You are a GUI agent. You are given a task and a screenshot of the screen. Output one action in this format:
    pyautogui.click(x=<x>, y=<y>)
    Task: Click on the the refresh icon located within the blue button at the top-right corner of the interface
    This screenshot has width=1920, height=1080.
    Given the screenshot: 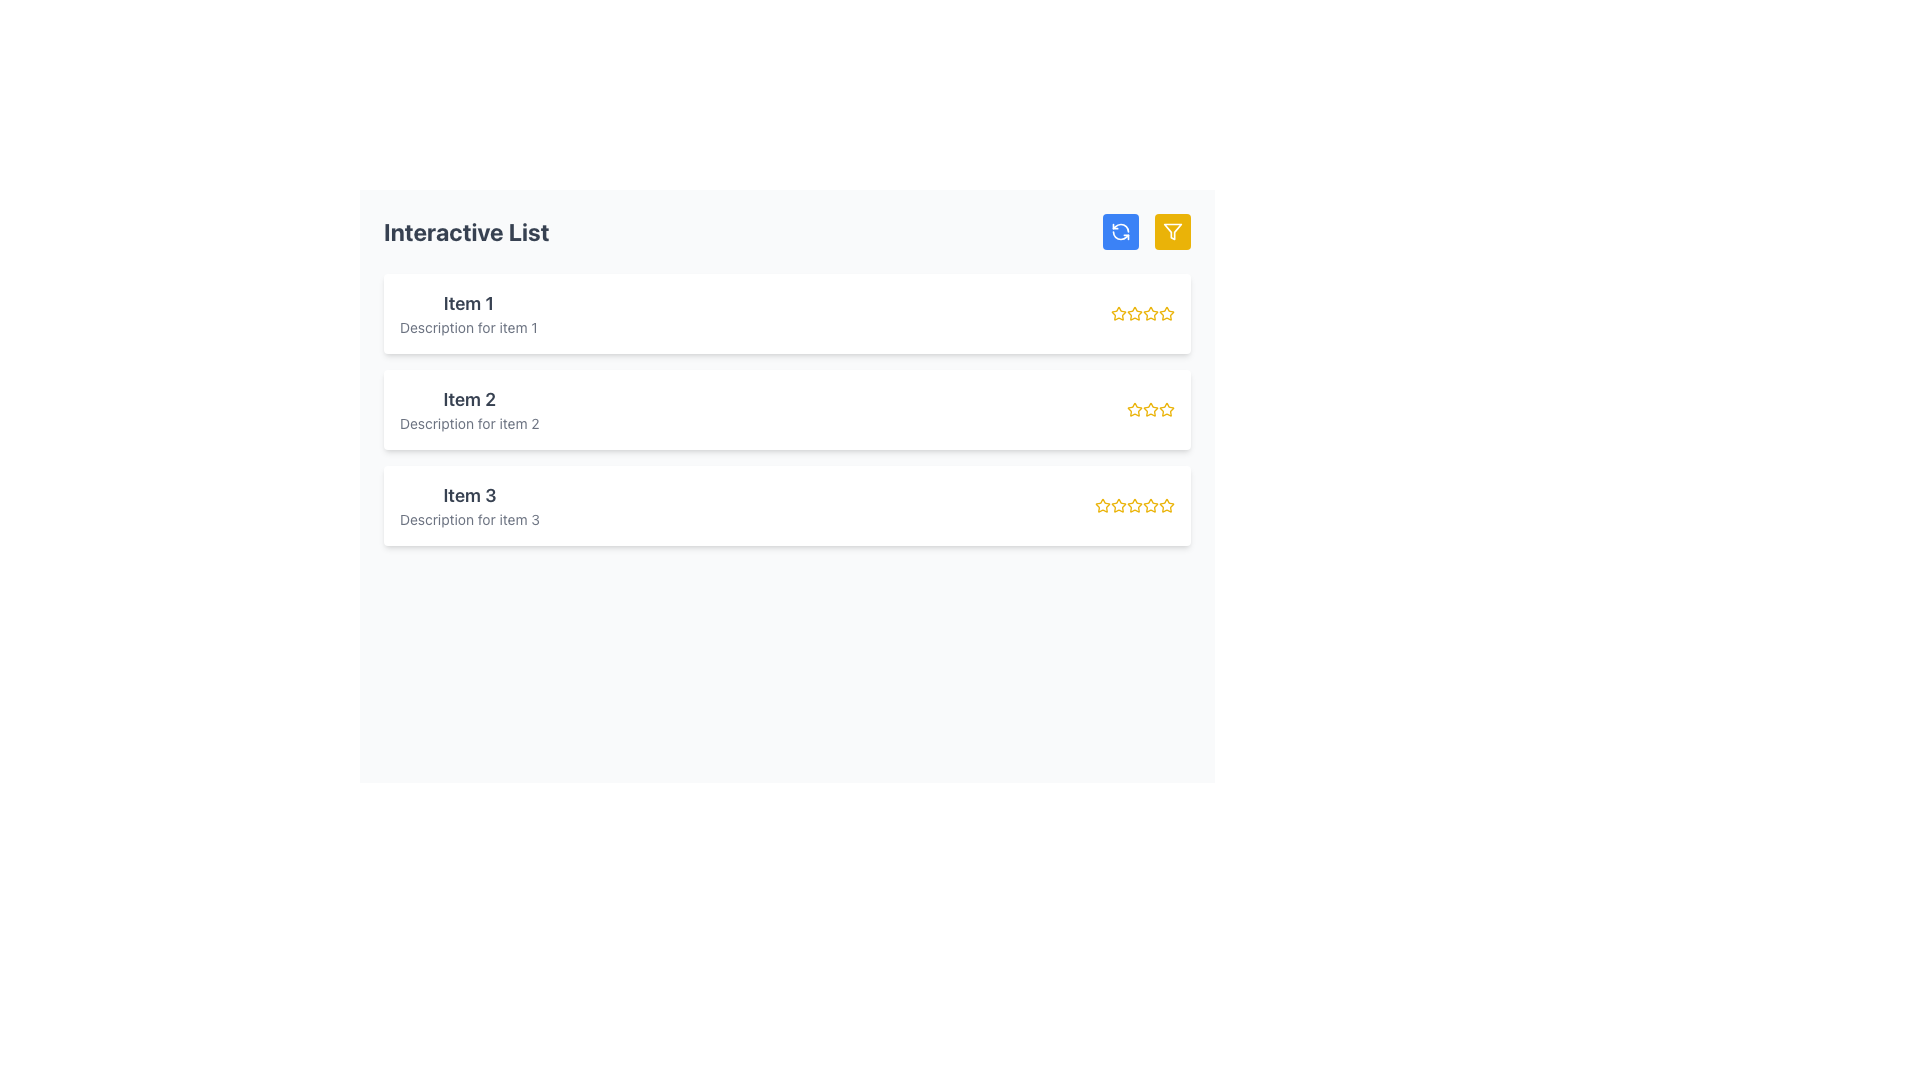 What is the action you would take?
    pyautogui.click(x=1121, y=230)
    